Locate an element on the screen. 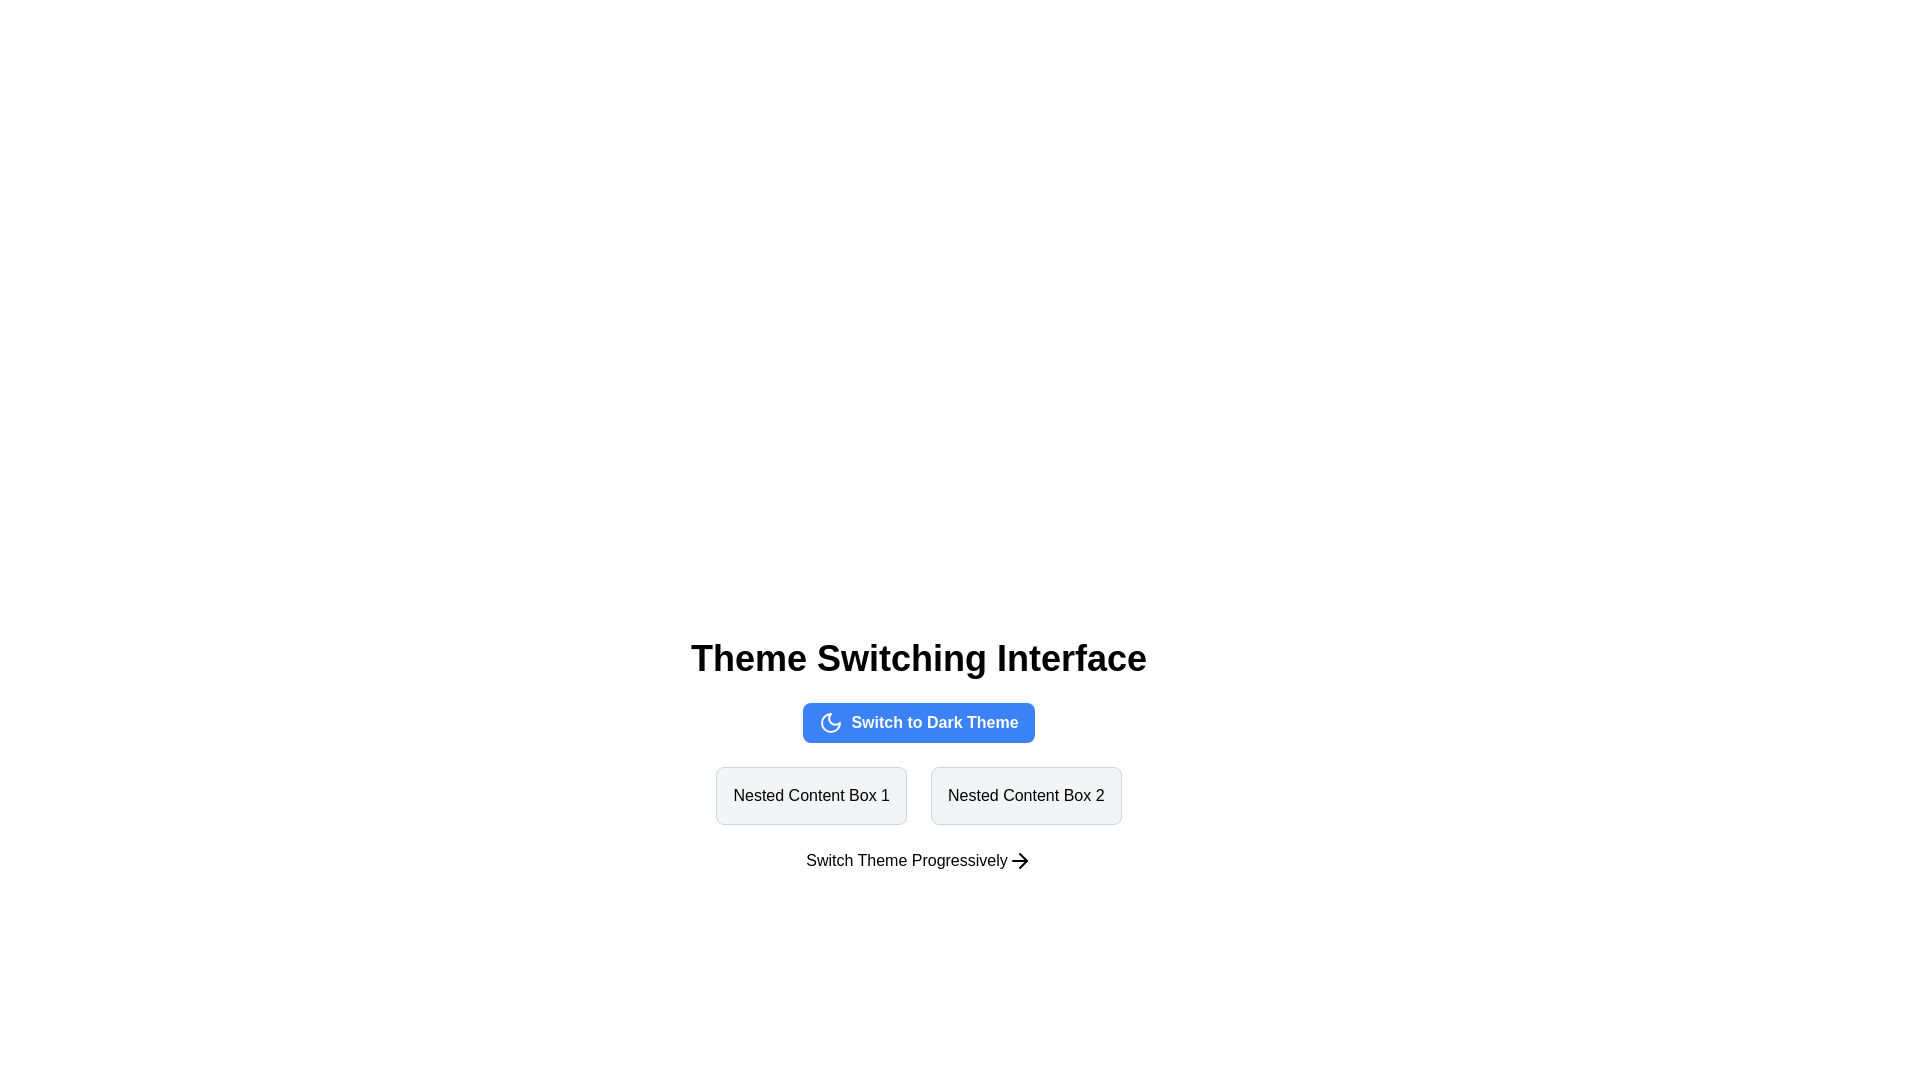  the static content box located in the lower-middle part of the interface, positioned below the 'Switch to Dark Theme' button and above 'Switch Theme Progressively', to the left of 'Nested Content Box 2' is located at coordinates (811, 794).